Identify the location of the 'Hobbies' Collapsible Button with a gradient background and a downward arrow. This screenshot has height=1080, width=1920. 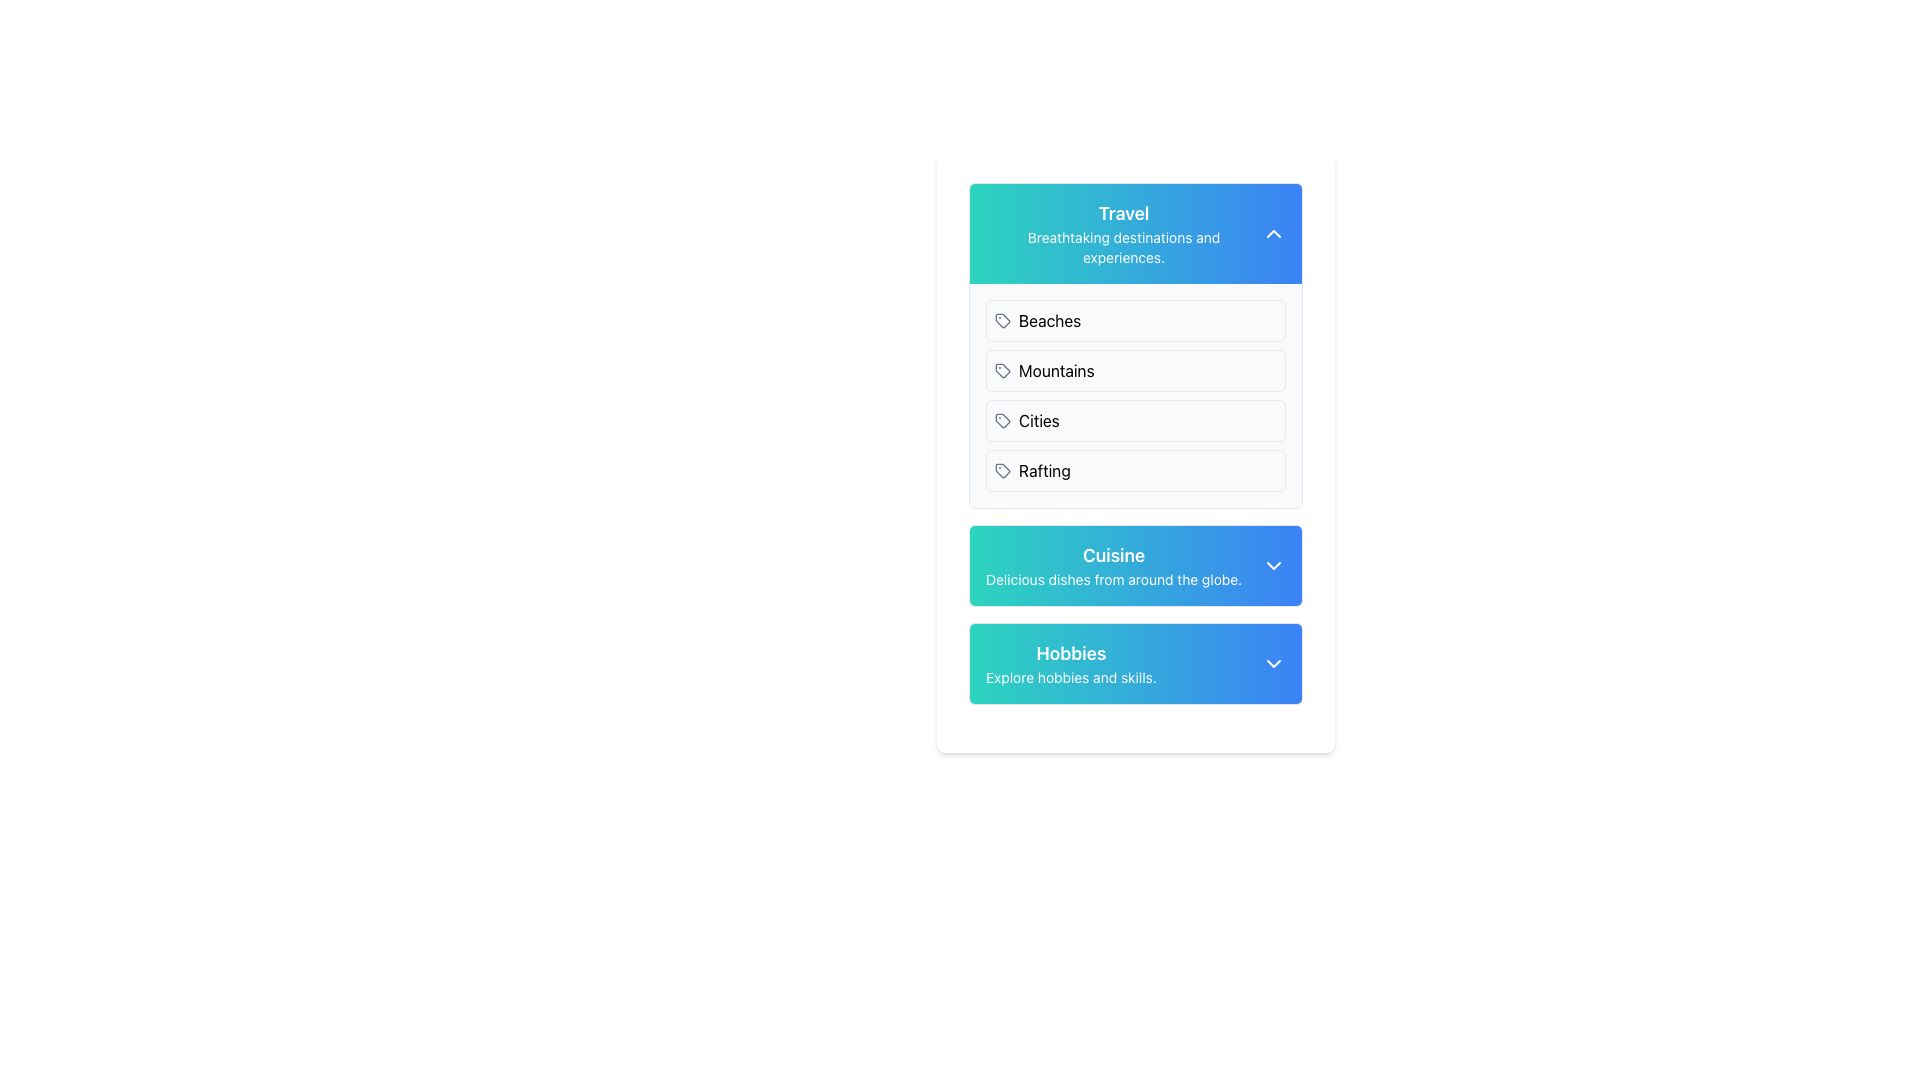
(1136, 663).